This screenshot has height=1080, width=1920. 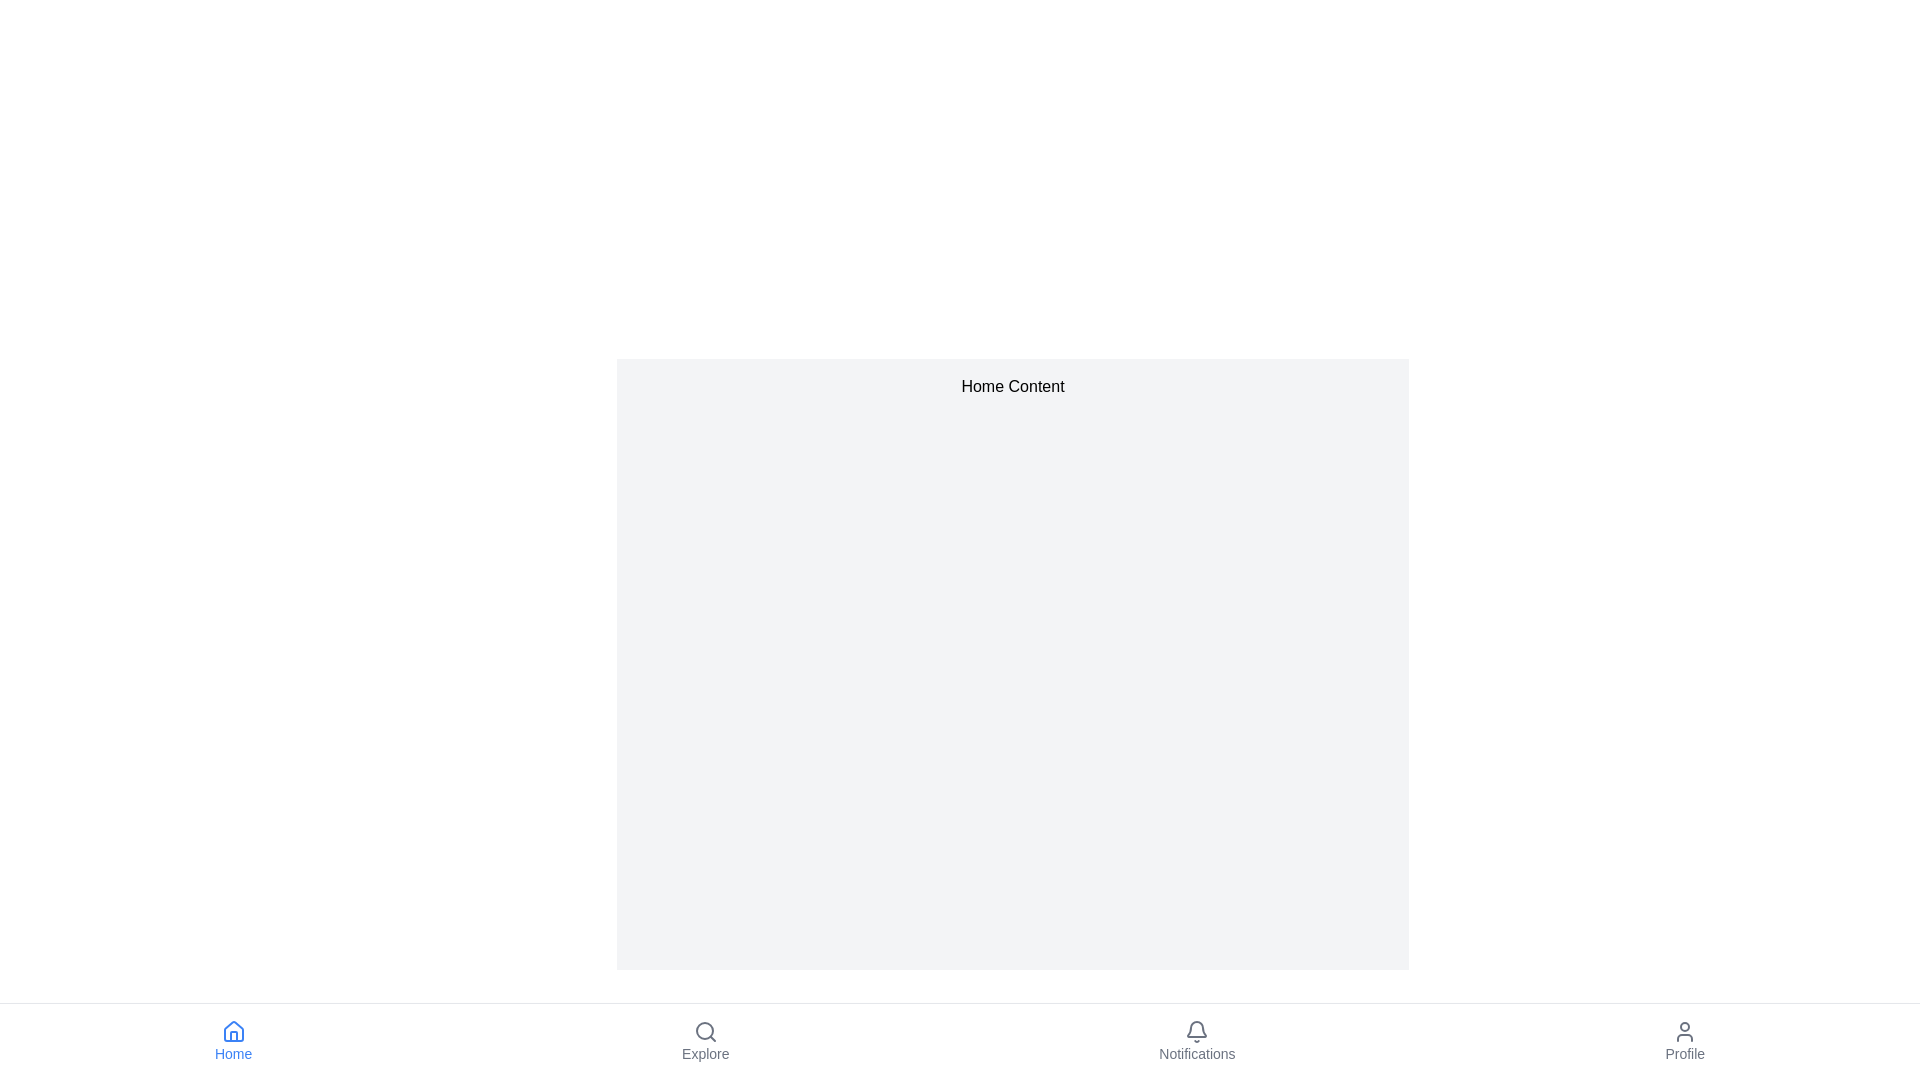 What do you see at coordinates (233, 1032) in the screenshot?
I see `the 'Home' icon located in the bottom navigation bar, which is the first icon from the left` at bounding box center [233, 1032].